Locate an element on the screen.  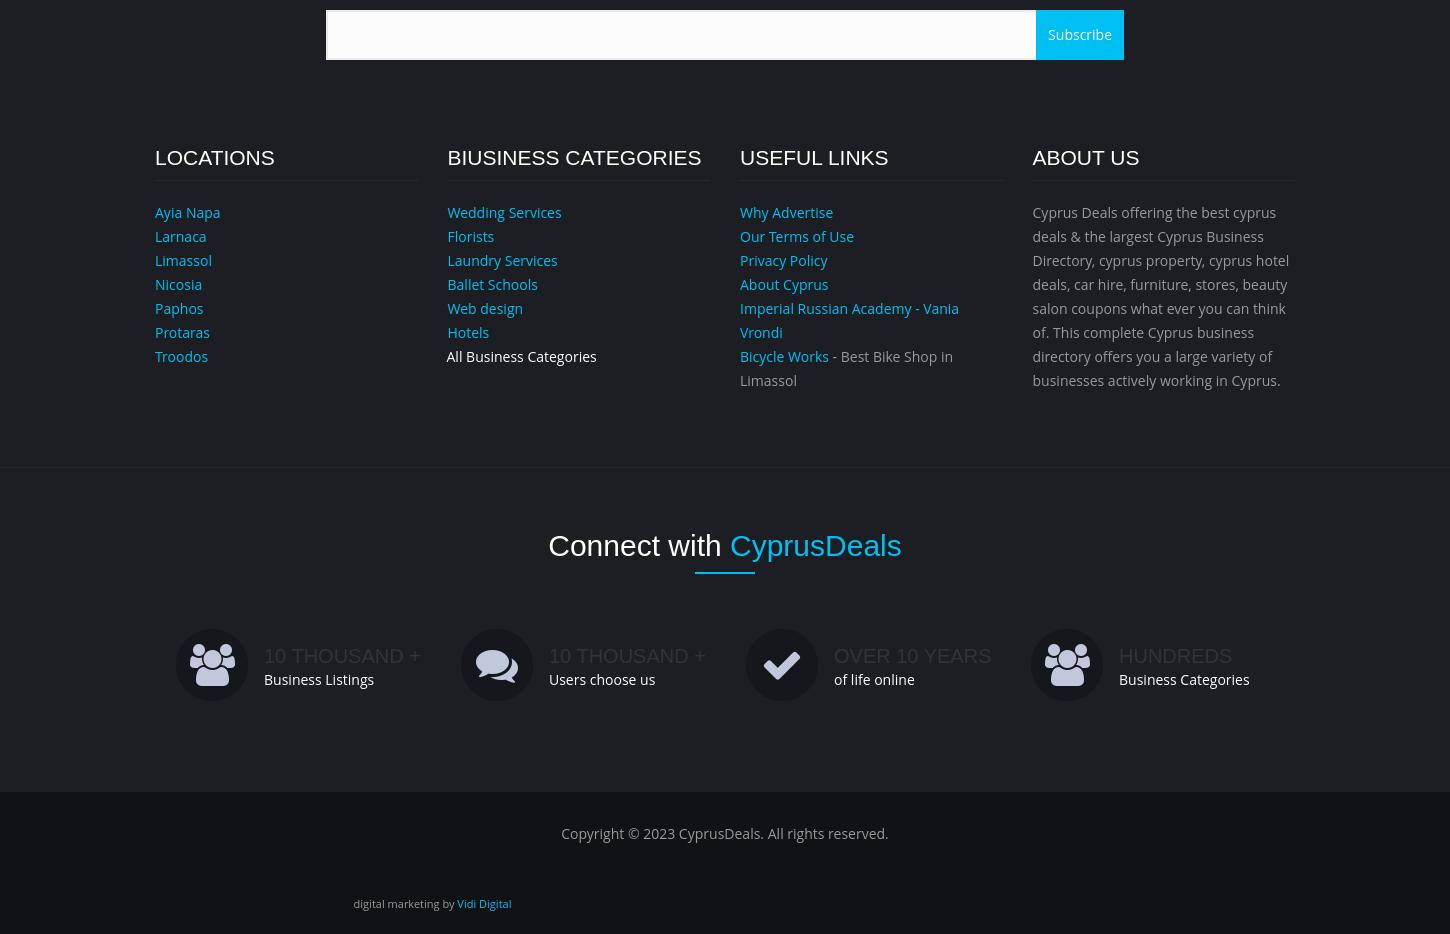
'Web design' is located at coordinates (485, 307).